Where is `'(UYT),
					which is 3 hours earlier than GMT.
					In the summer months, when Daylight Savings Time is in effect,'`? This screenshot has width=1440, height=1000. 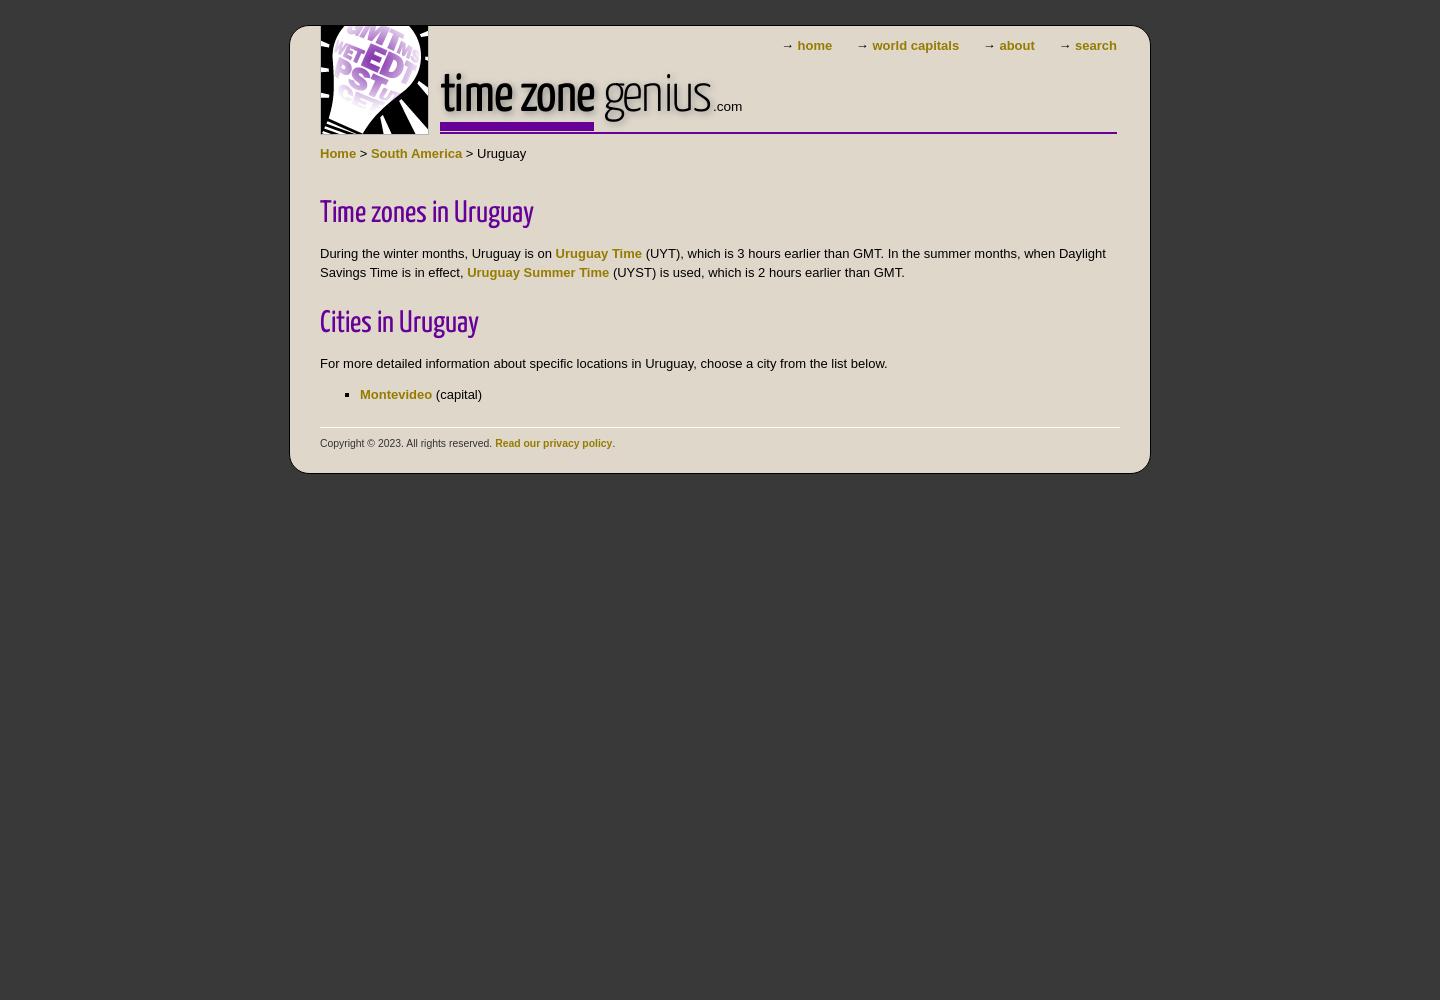
'(UYT),
					which is 3 hours earlier than GMT.
					In the summer months, when Daylight Savings Time is in effect,' is located at coordinates (712, 262).